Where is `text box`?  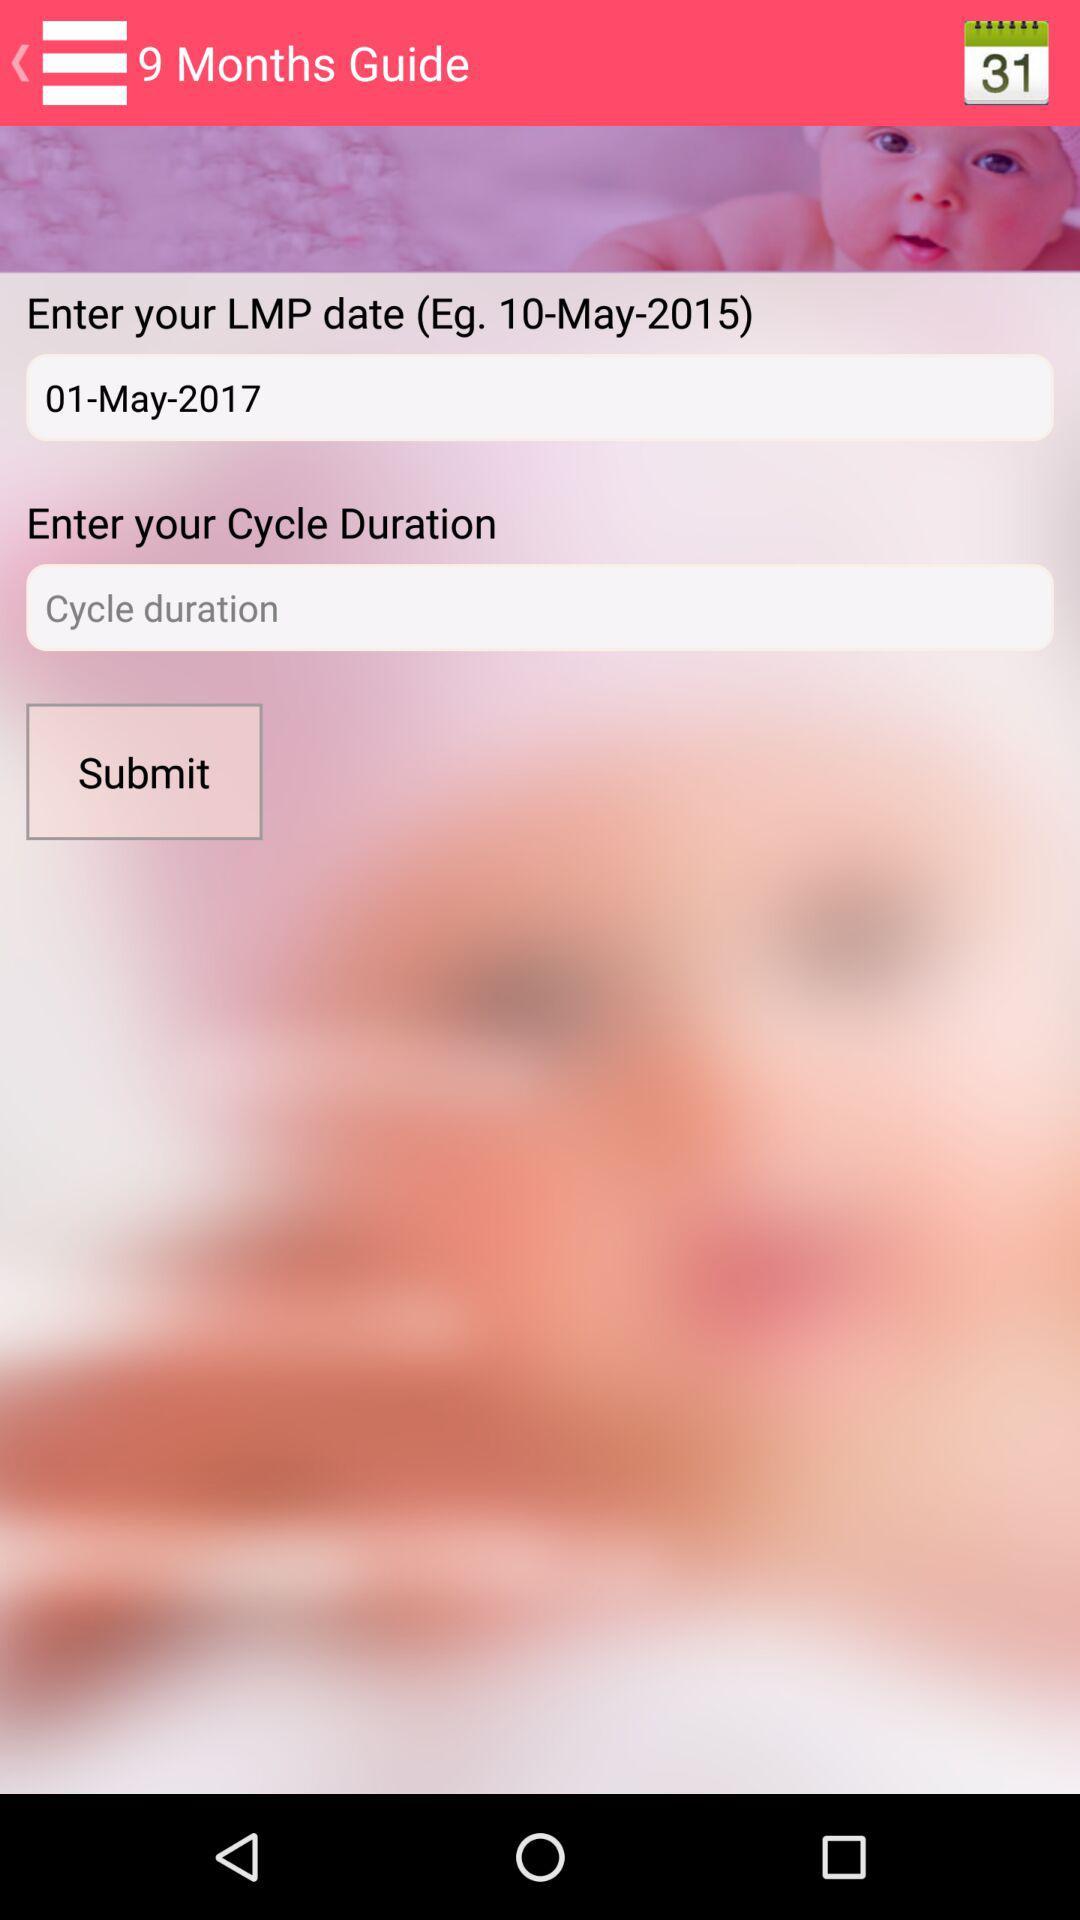 text box is located at coordinates (540, 606).